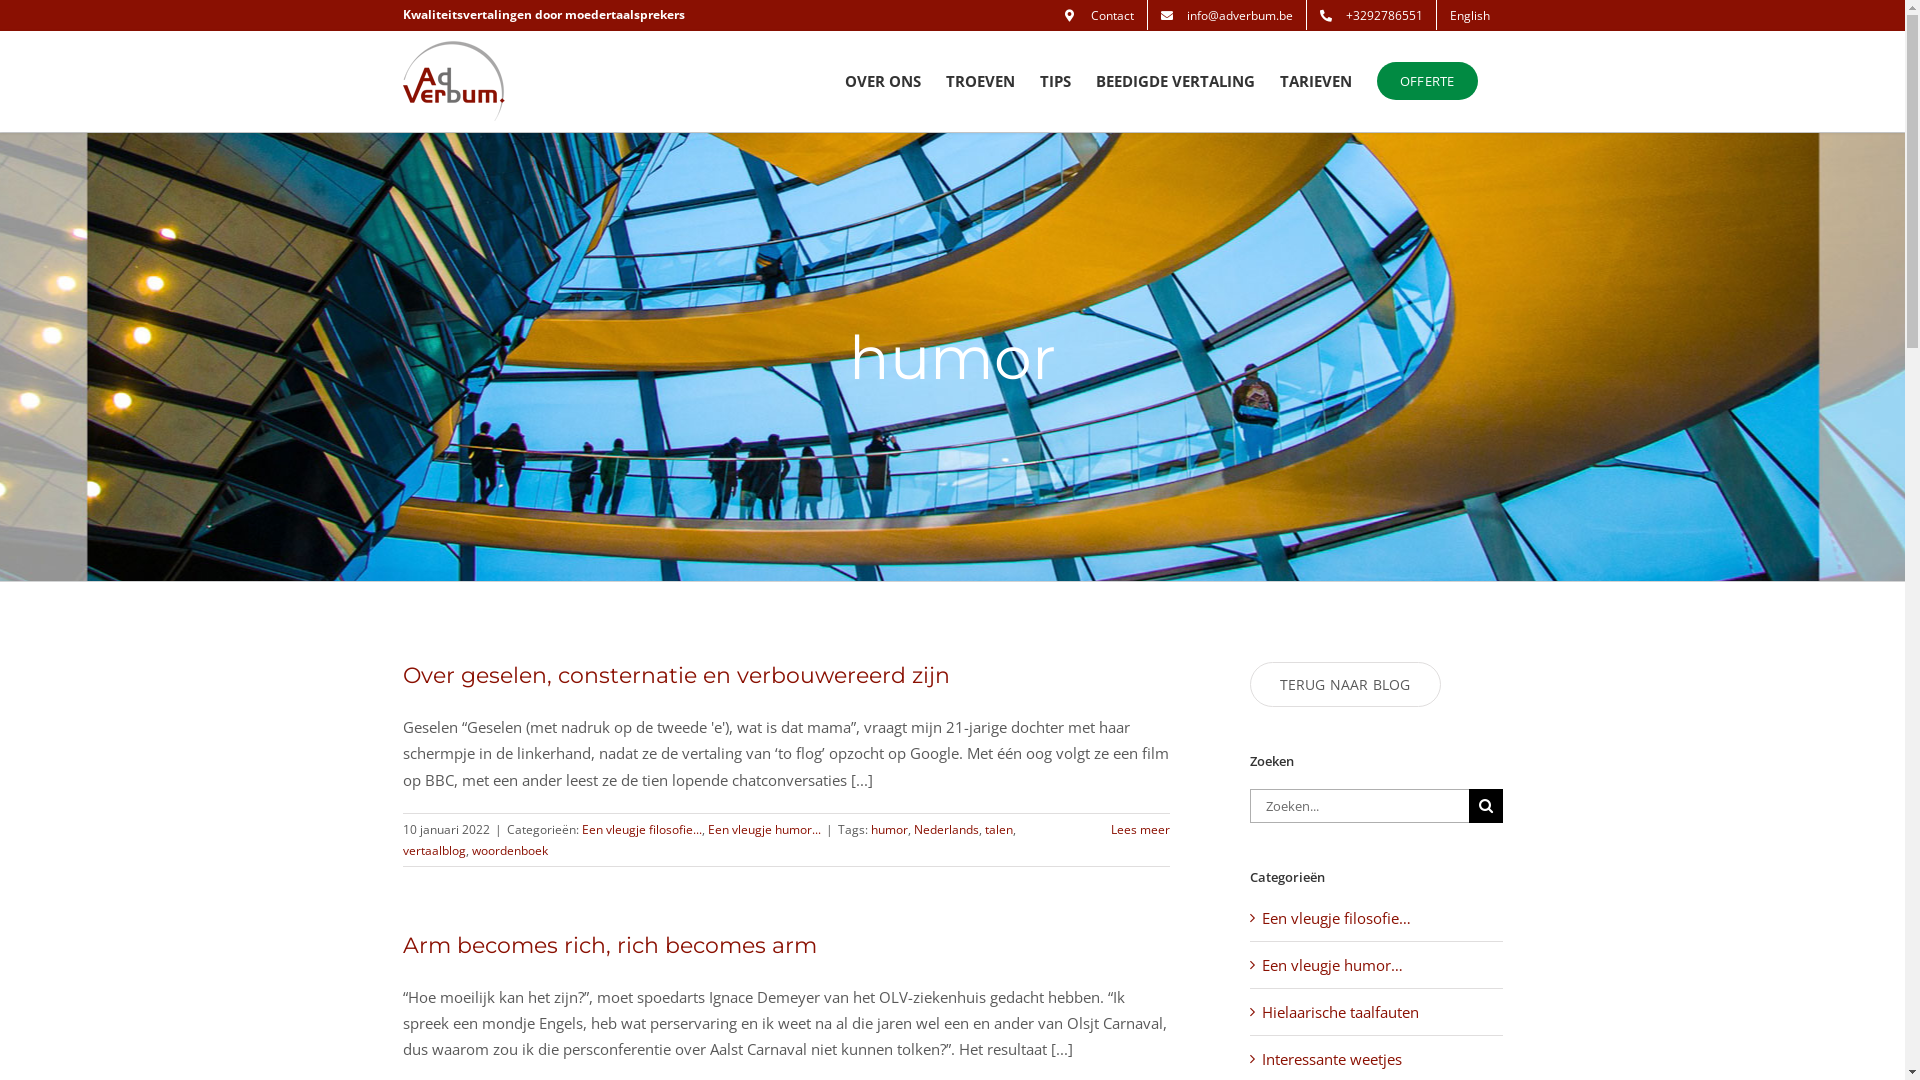  What do you see at coordinates (887, 829) in the screenshot?
I see `'humor'` at bounding box center [887, 829].